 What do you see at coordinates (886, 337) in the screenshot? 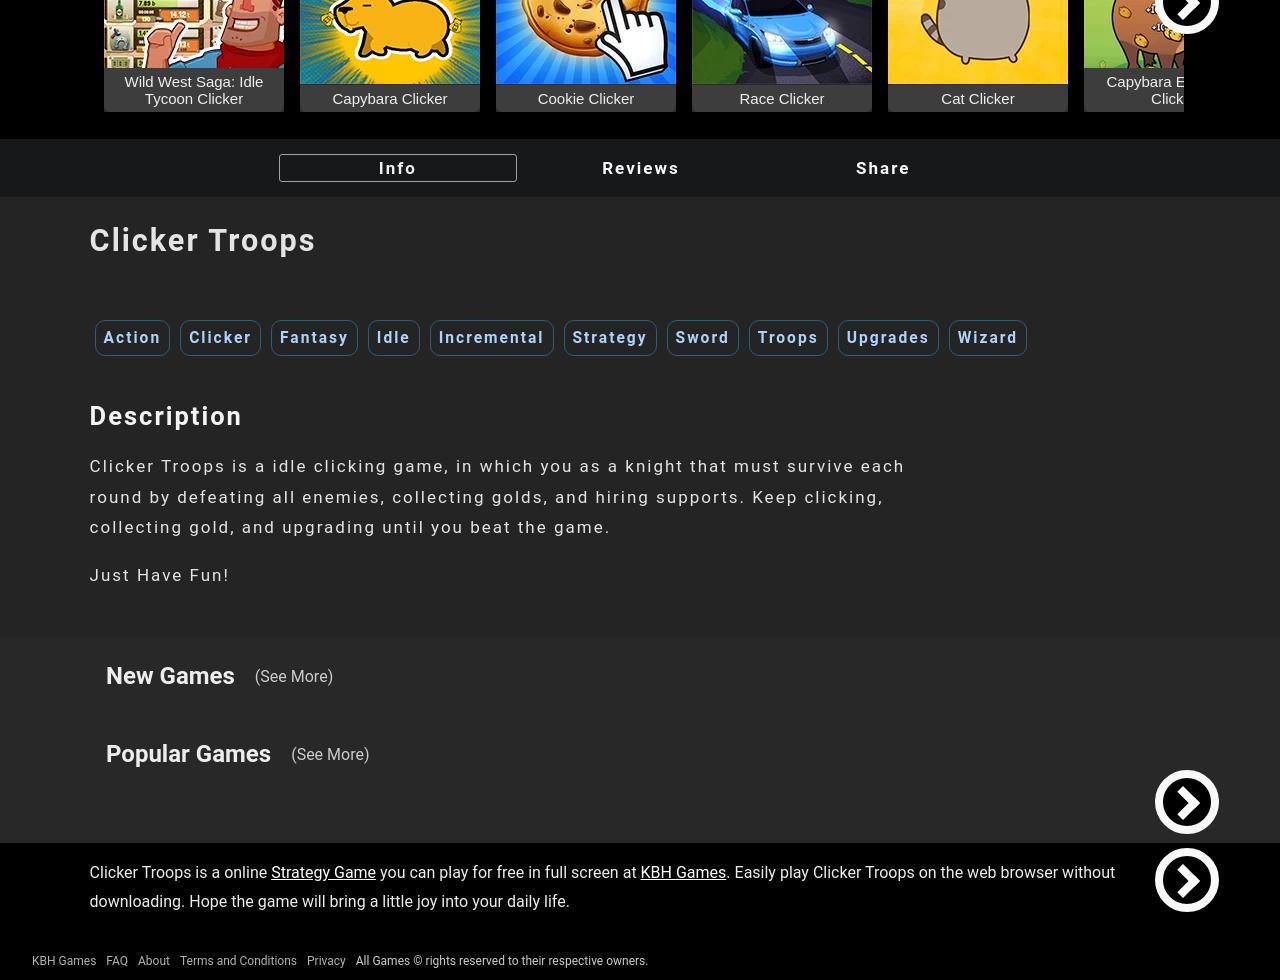
I see `'Upgrades'` at bounding box center [886, 337].